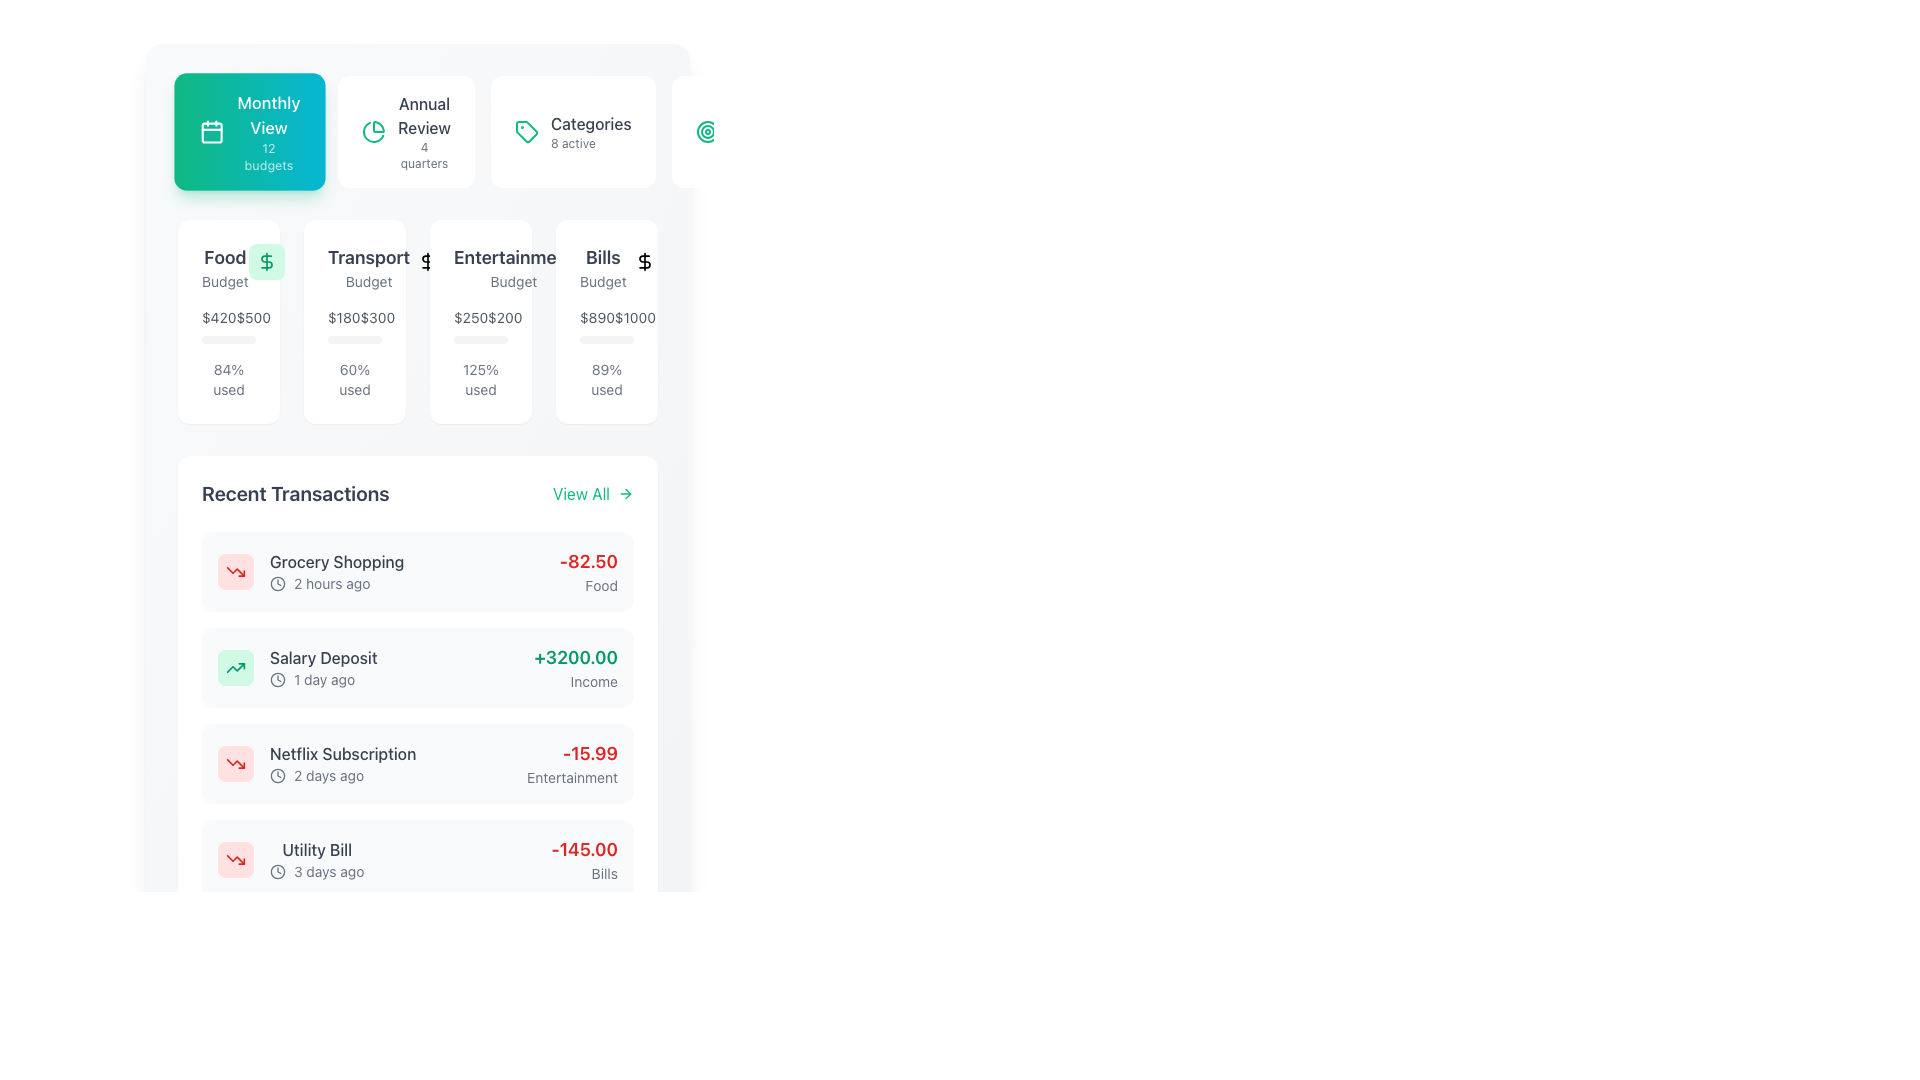  Describe the element at coordinates (596, 316) in the screenshot. I see `the static text label displaying '$890', which is styled in bold, sans-serif black font and positioned in the middle-right section of the UI, adjacent to another amount '$1000'` at that location.